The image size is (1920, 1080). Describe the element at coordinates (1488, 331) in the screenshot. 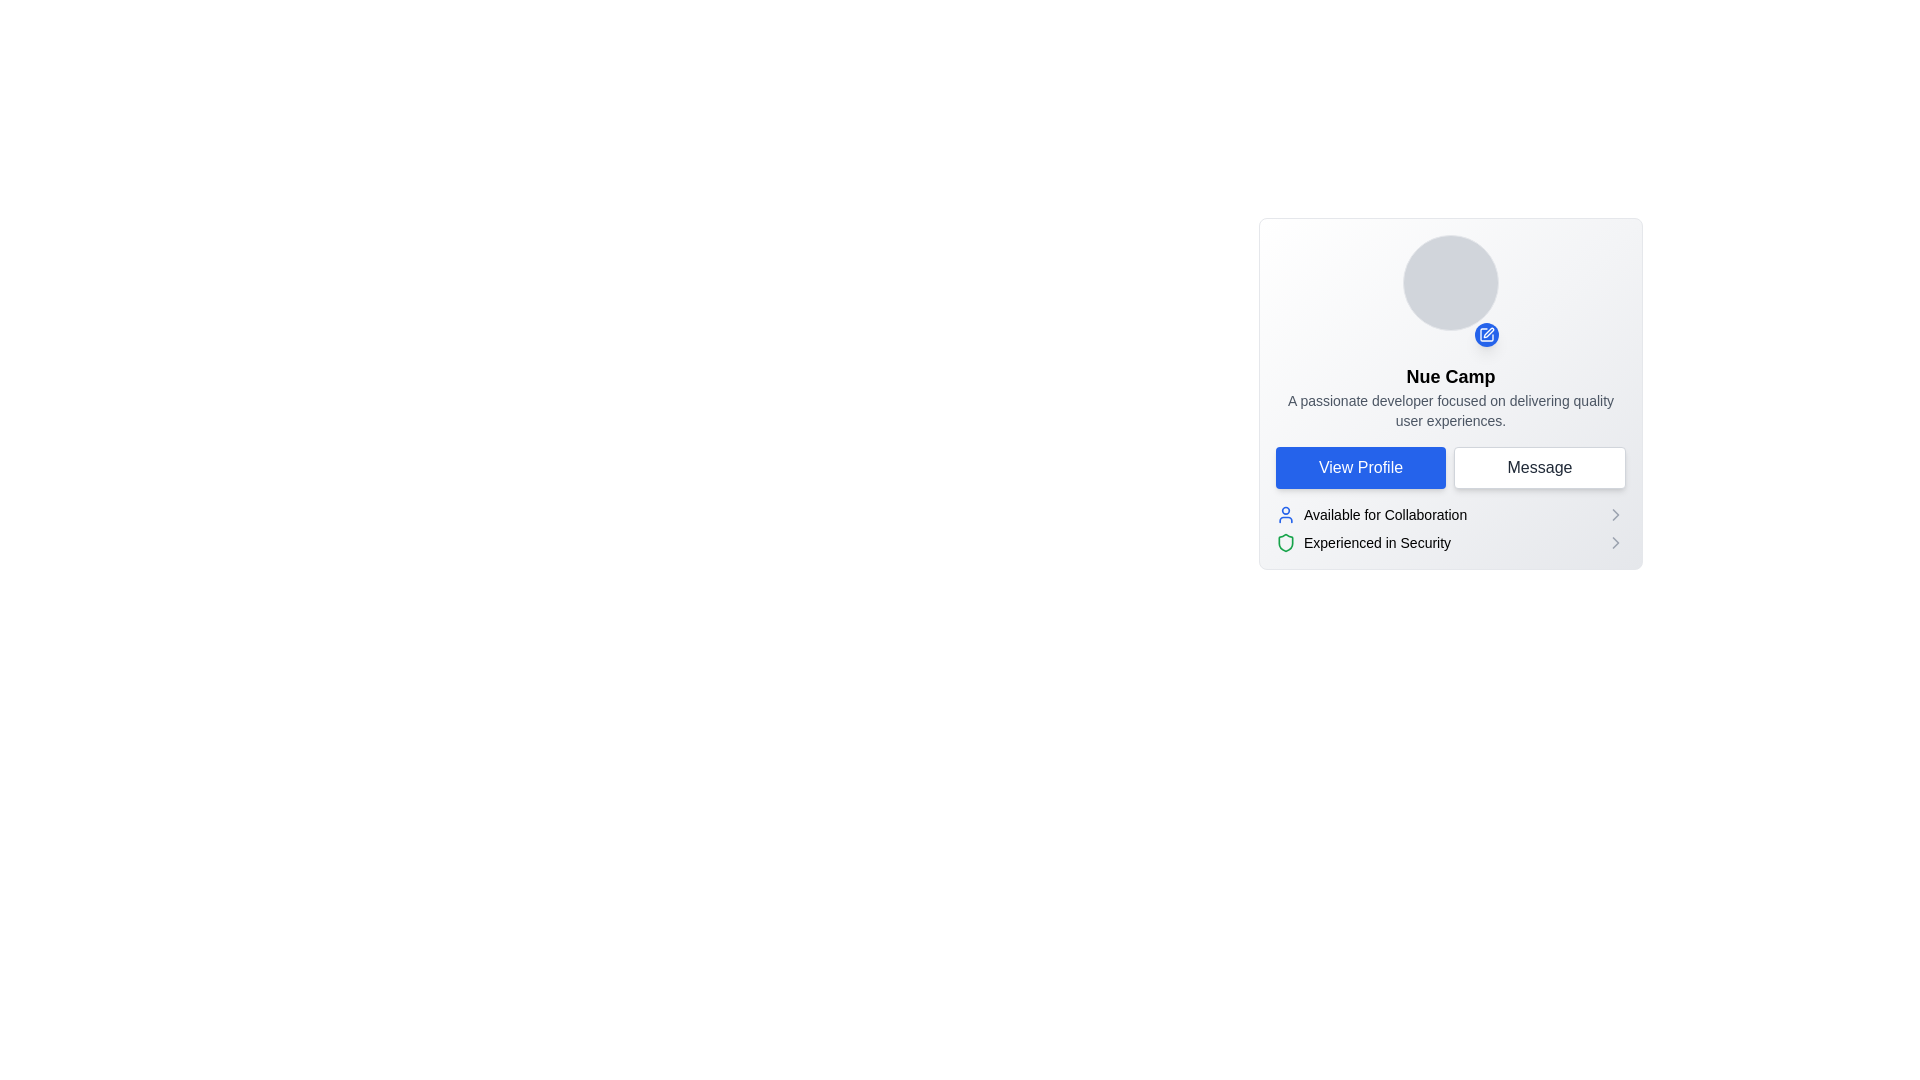

I see `the edit icon located in the top-right corner of the circular profile image within the profile card` at that location.